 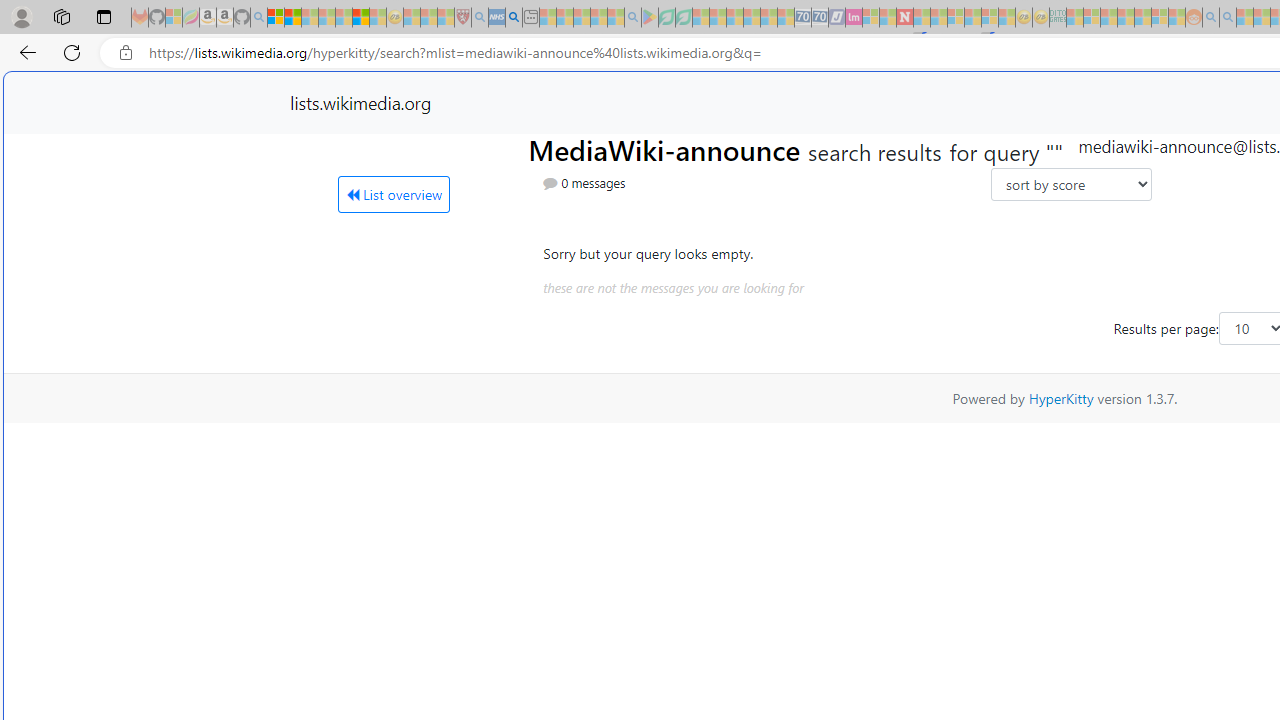 I want to click on 'utah sues federal government - Search', so click(x=513, y=17).